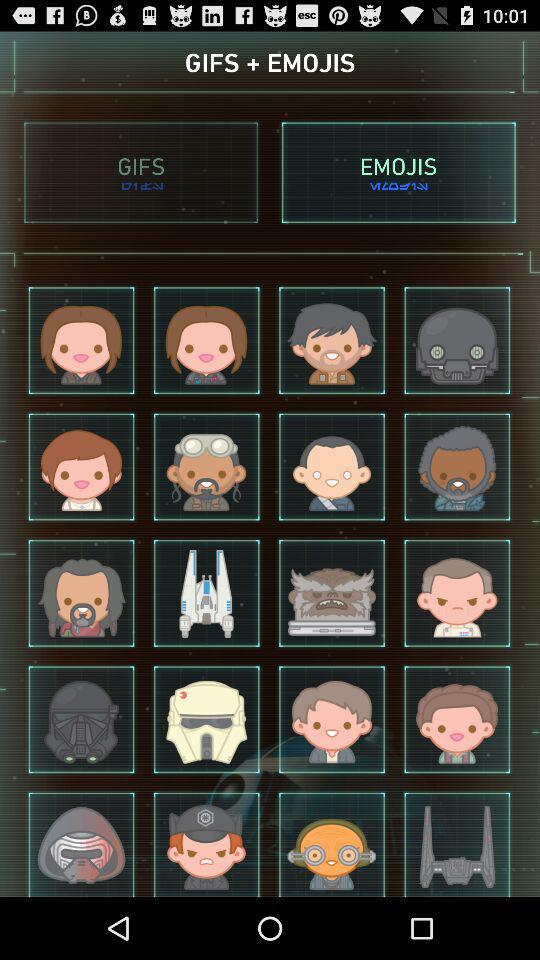 Image resolution: width=540 pixels, height=960 pixels. Describe the element at coordinates (457, 340) in the screenshot. I see `the 4th emoji` at that location.